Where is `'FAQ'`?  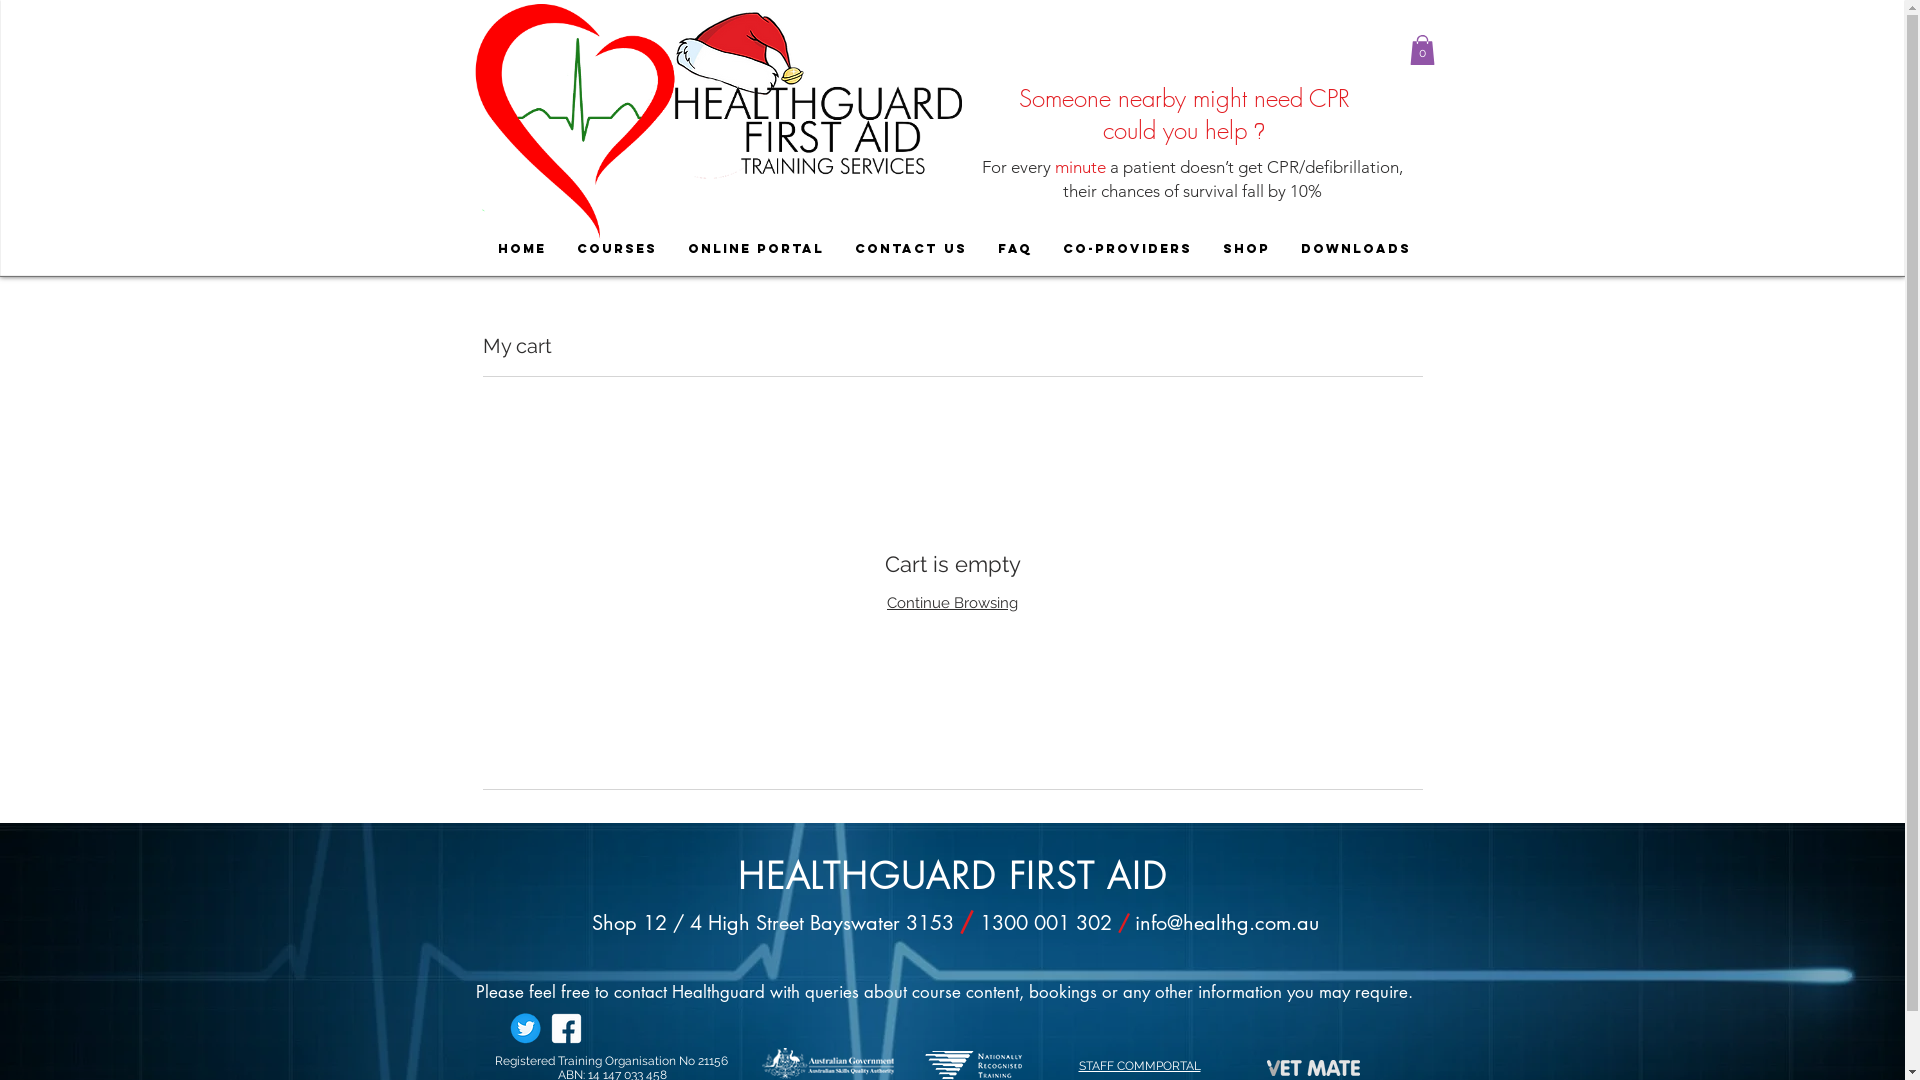 'FAQ' is located at coordinates (1014, 247).